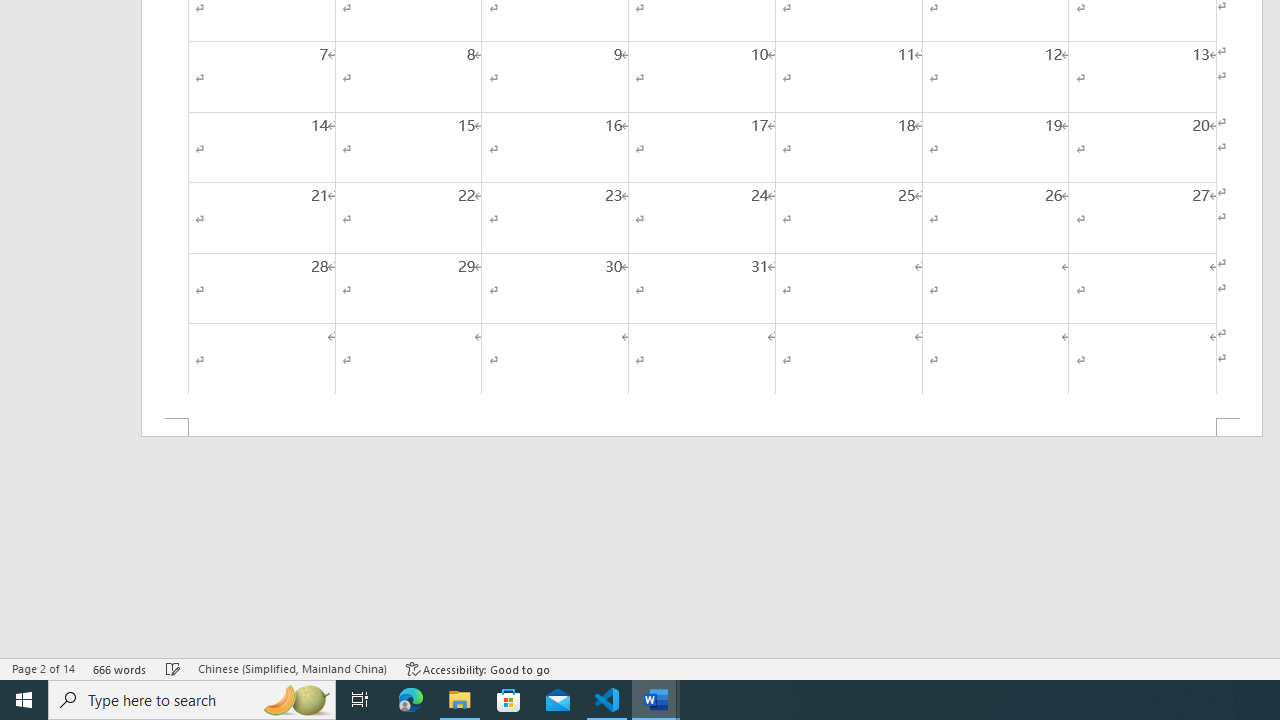 This screenshot has width=1280, height=720. Describe the element at coordinates (173, 669) in the screenshot. I see `'Spelling and Grammar Check Checking'` at that location.